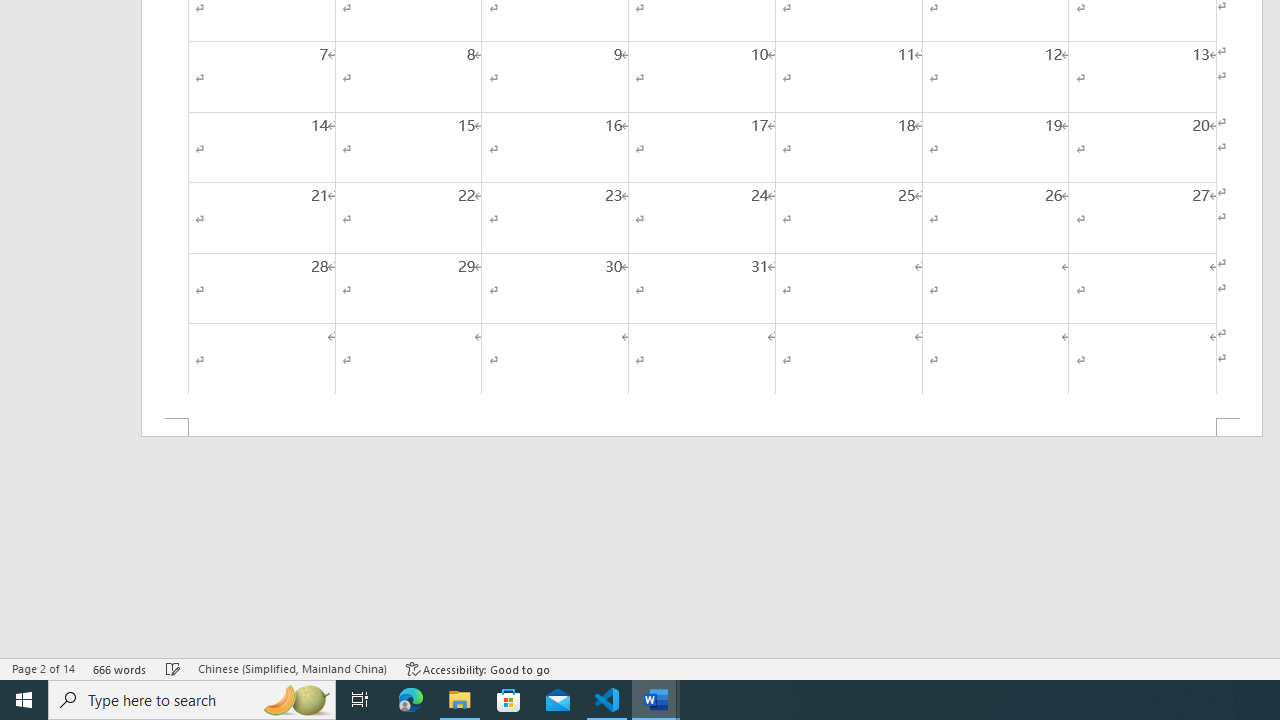 This screenshot has width=1280, height=720. Describe the element at coordinates (173, 669) in the screenshot. I see `'Spelling and Grammar Check Checking'` at that location.